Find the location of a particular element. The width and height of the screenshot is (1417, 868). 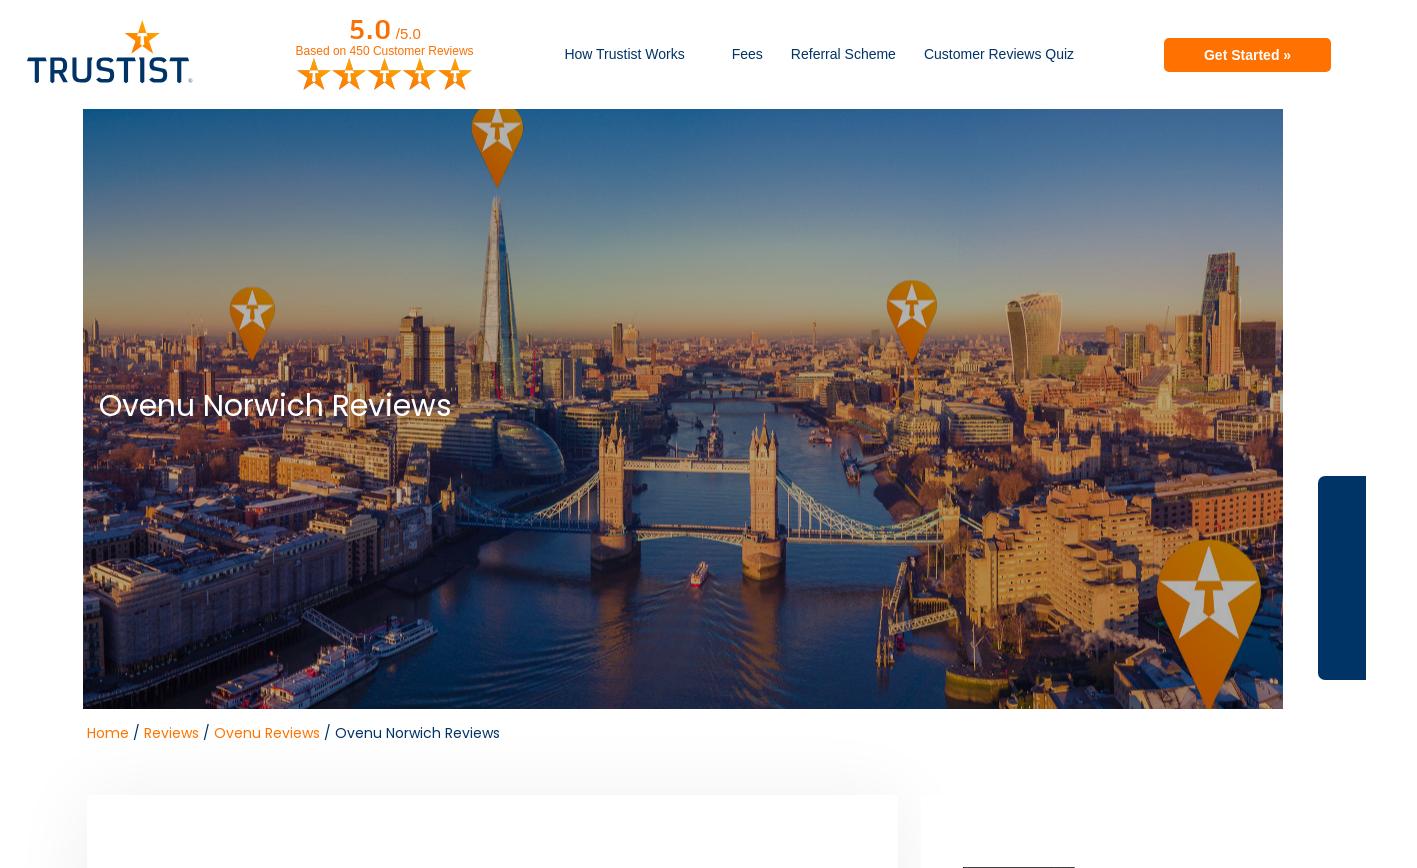

'Fees' is located at coordinates (730, 53).